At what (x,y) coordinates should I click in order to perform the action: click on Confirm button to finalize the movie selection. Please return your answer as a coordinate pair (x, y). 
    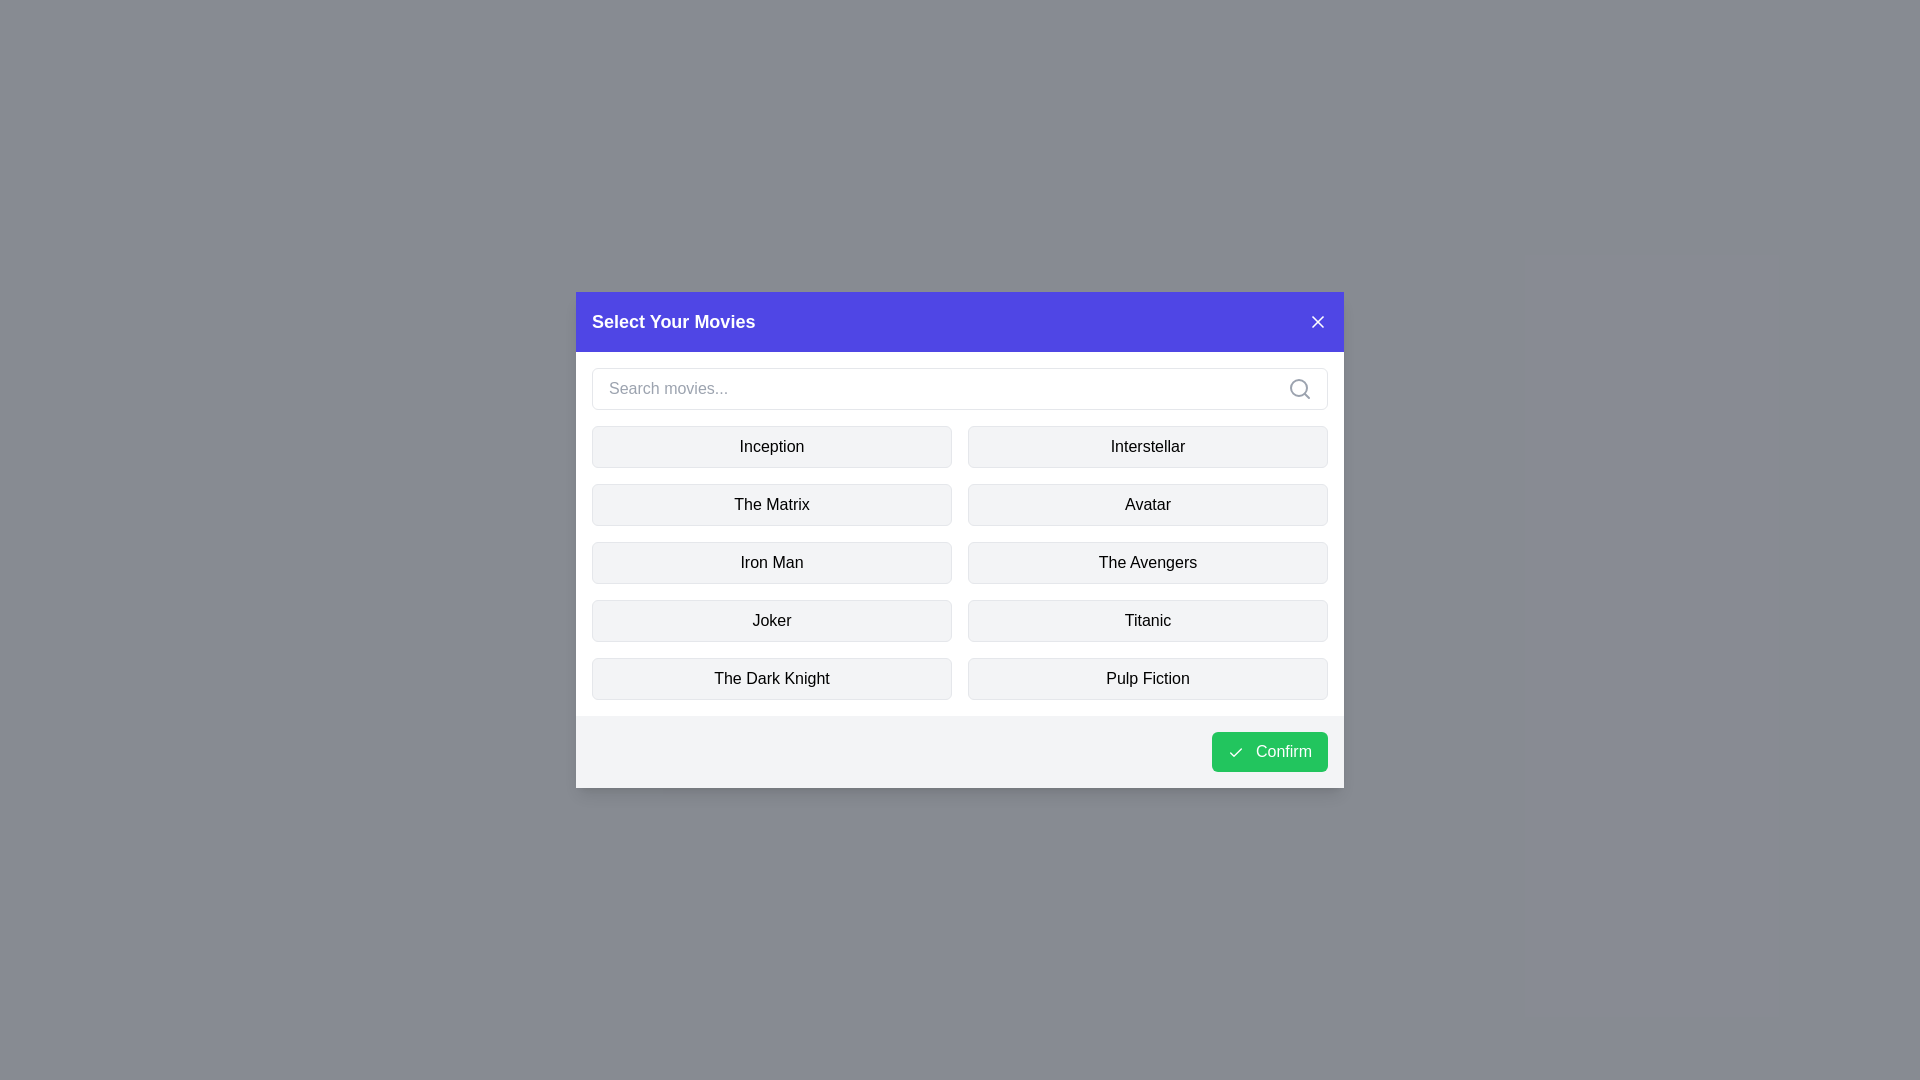
    Looking at the image, I should click on (1268, 752).